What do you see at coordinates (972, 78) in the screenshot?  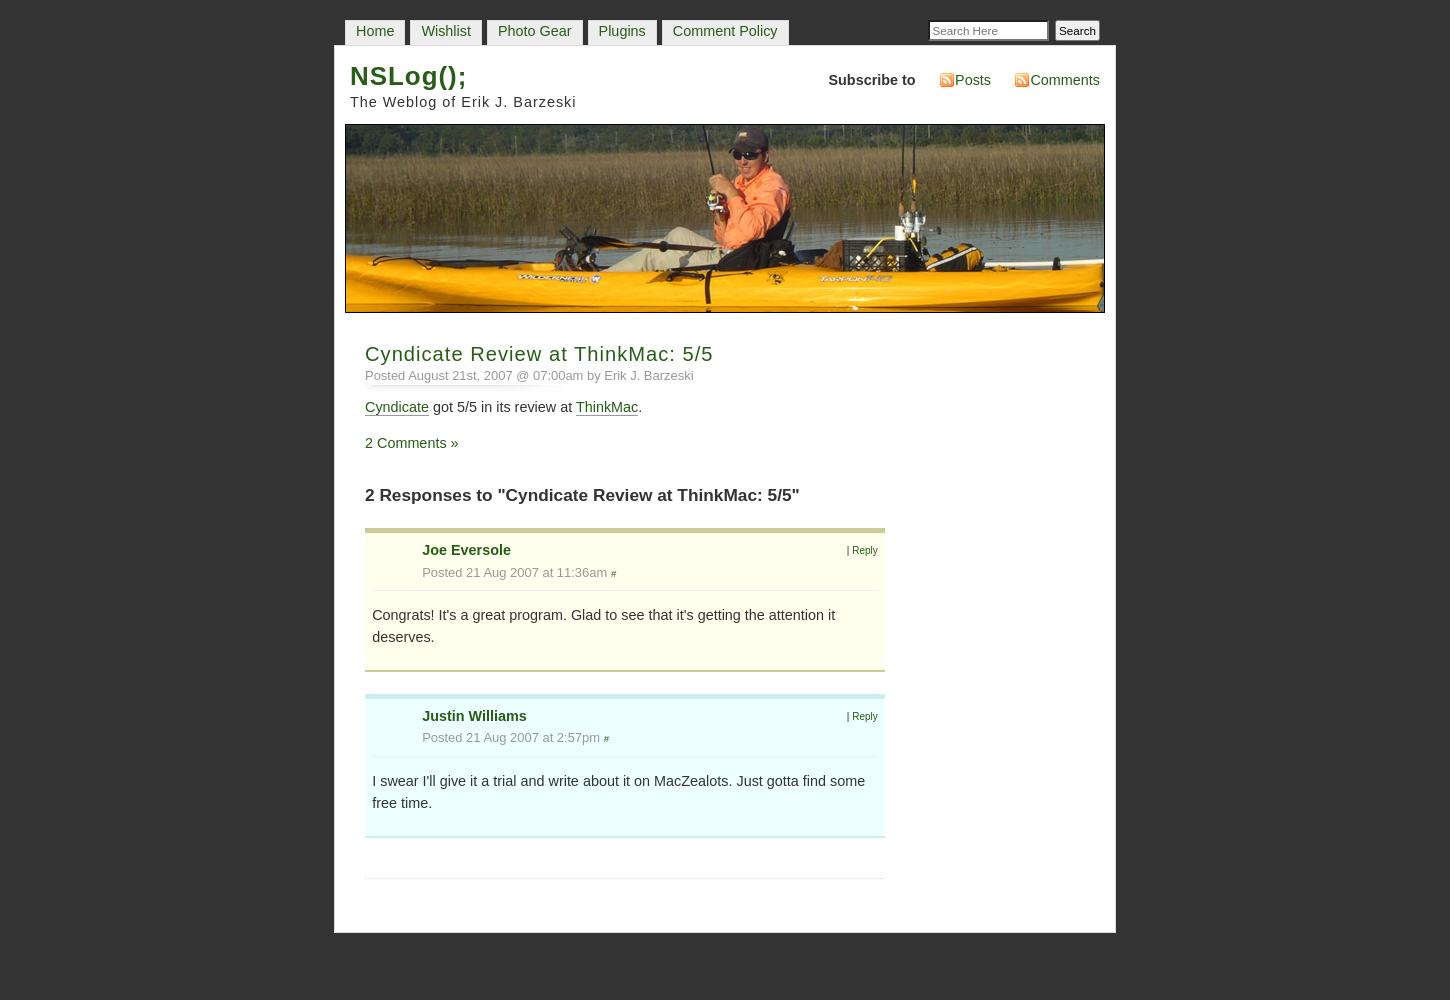 I see `'Posts'` at bounding box center [972, 78].